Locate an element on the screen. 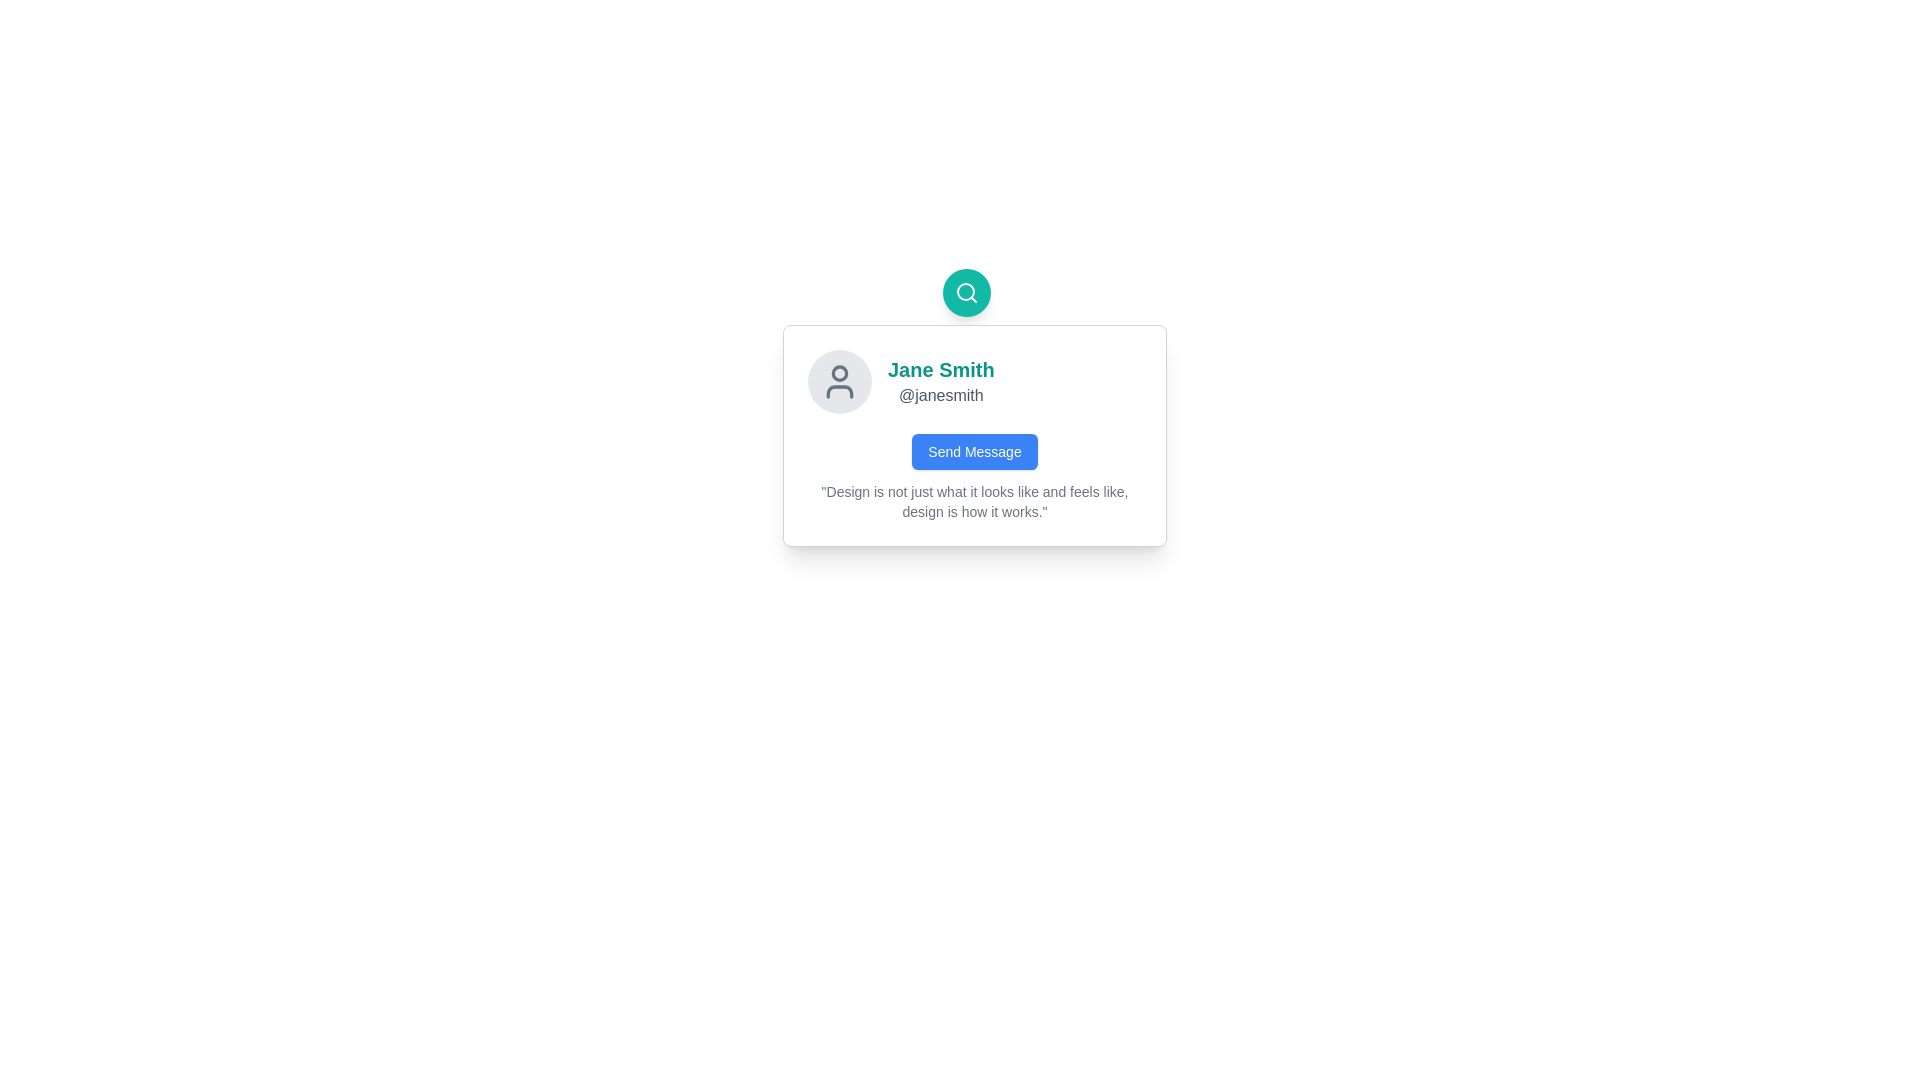 This screenshot has width=1920, height=1080. the button located centrally below the username '@janesmith' and profile photo to send a direct message to the user is located at coordinates (974, 451).